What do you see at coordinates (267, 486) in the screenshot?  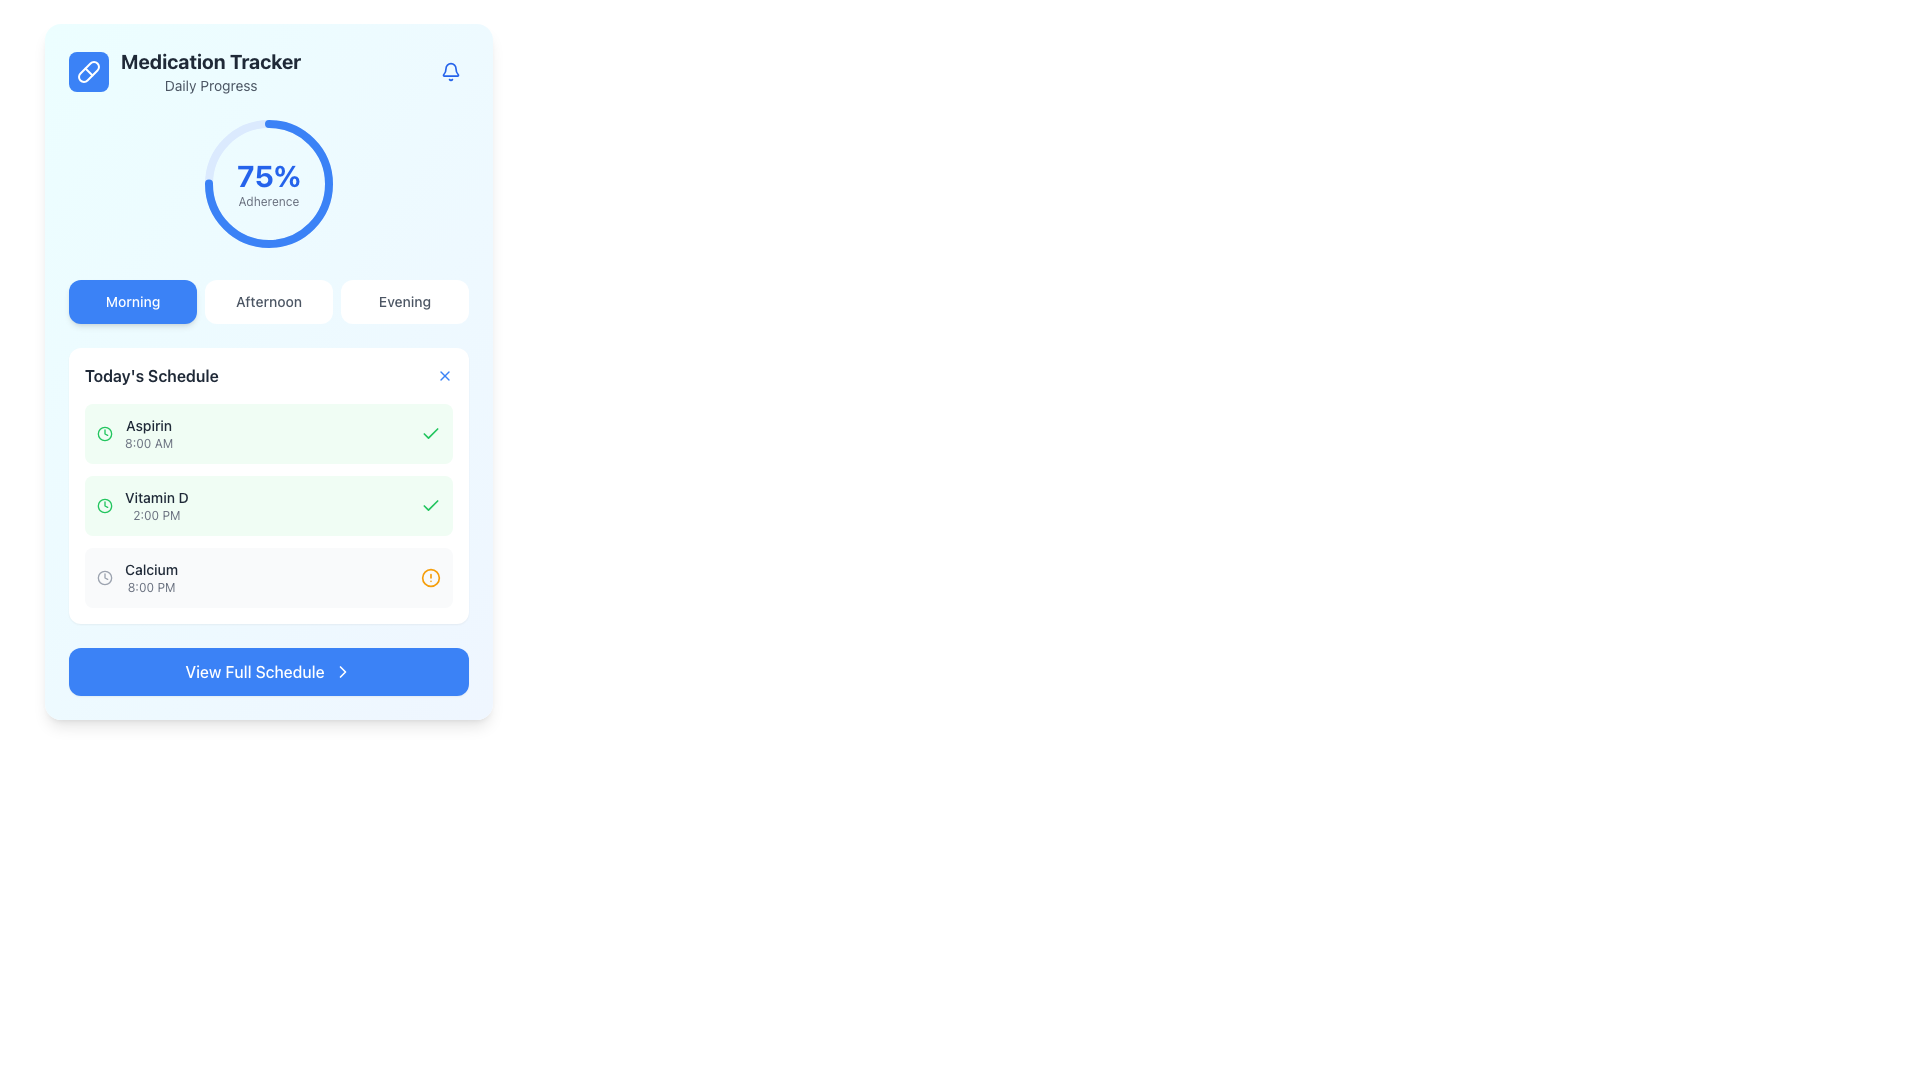 I see `medication details from the second Information card in the 'Today's Schedule' section, which displays 'Vitamin D' and the time '2:00 PM'` at bounding box center [267, 486].